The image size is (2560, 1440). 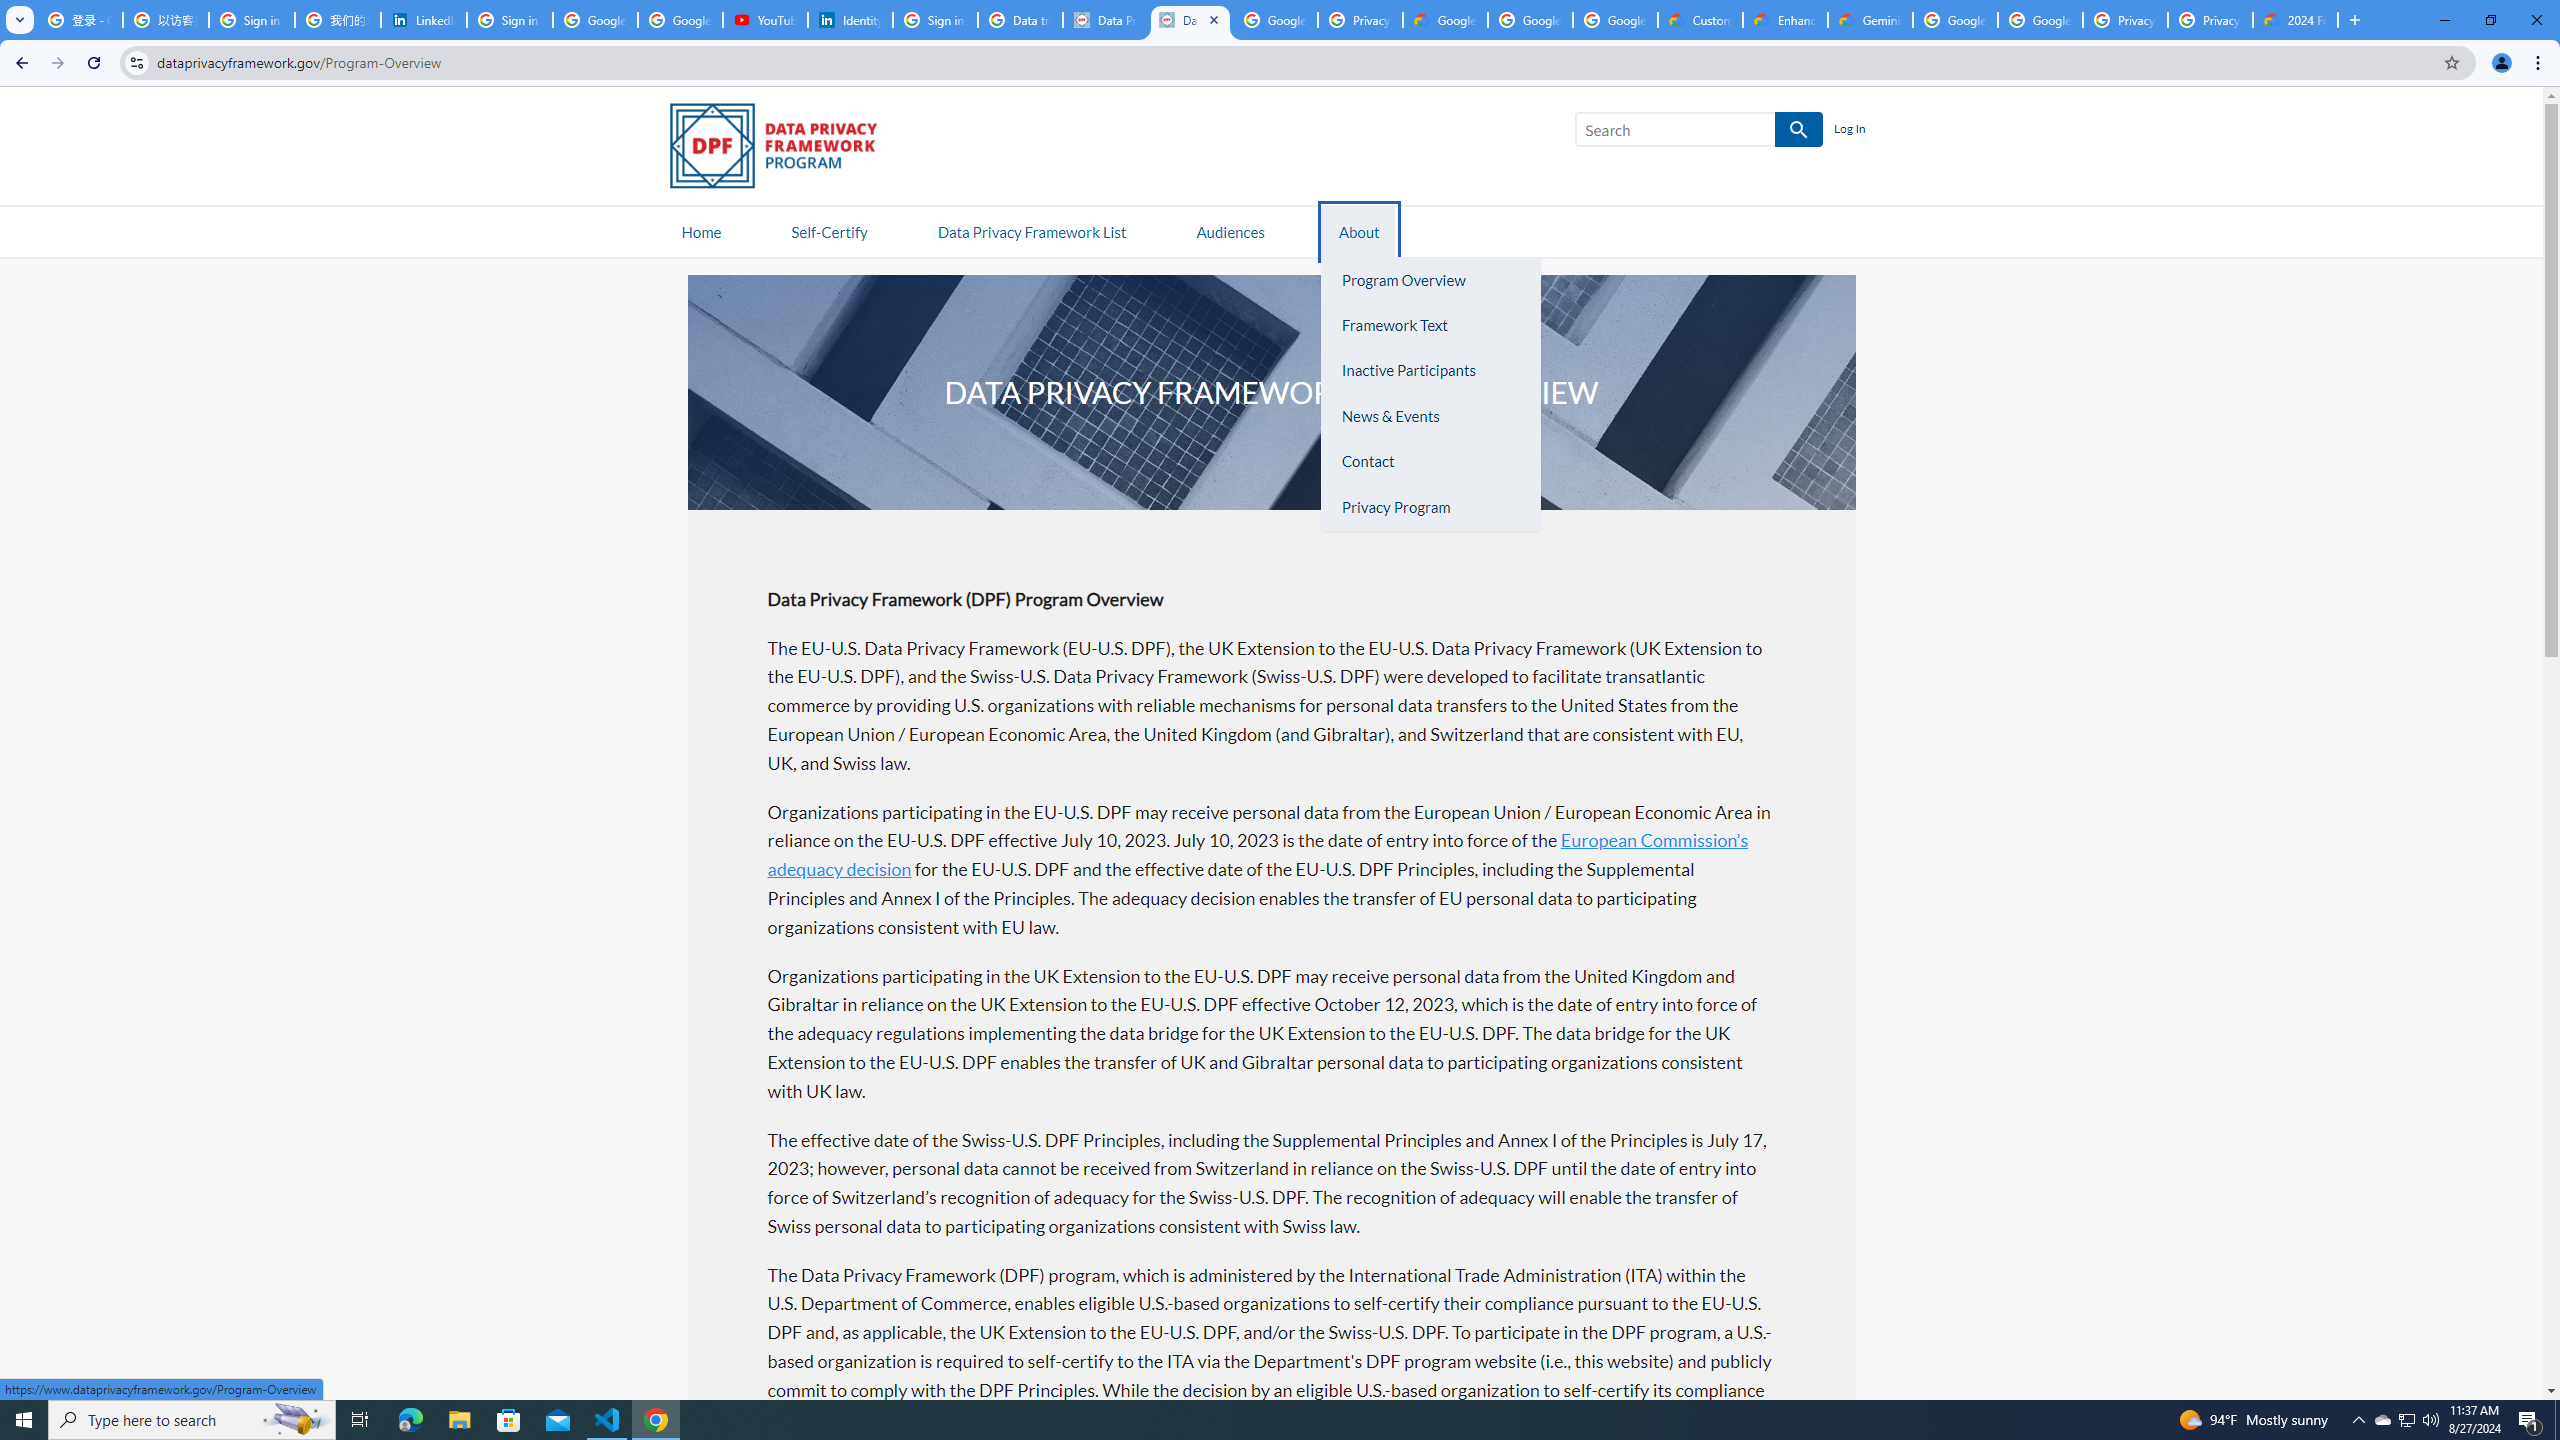 I want to click on 'Google Cloud Terms Directory | Google Cloud', so click(x=1446, y=19).